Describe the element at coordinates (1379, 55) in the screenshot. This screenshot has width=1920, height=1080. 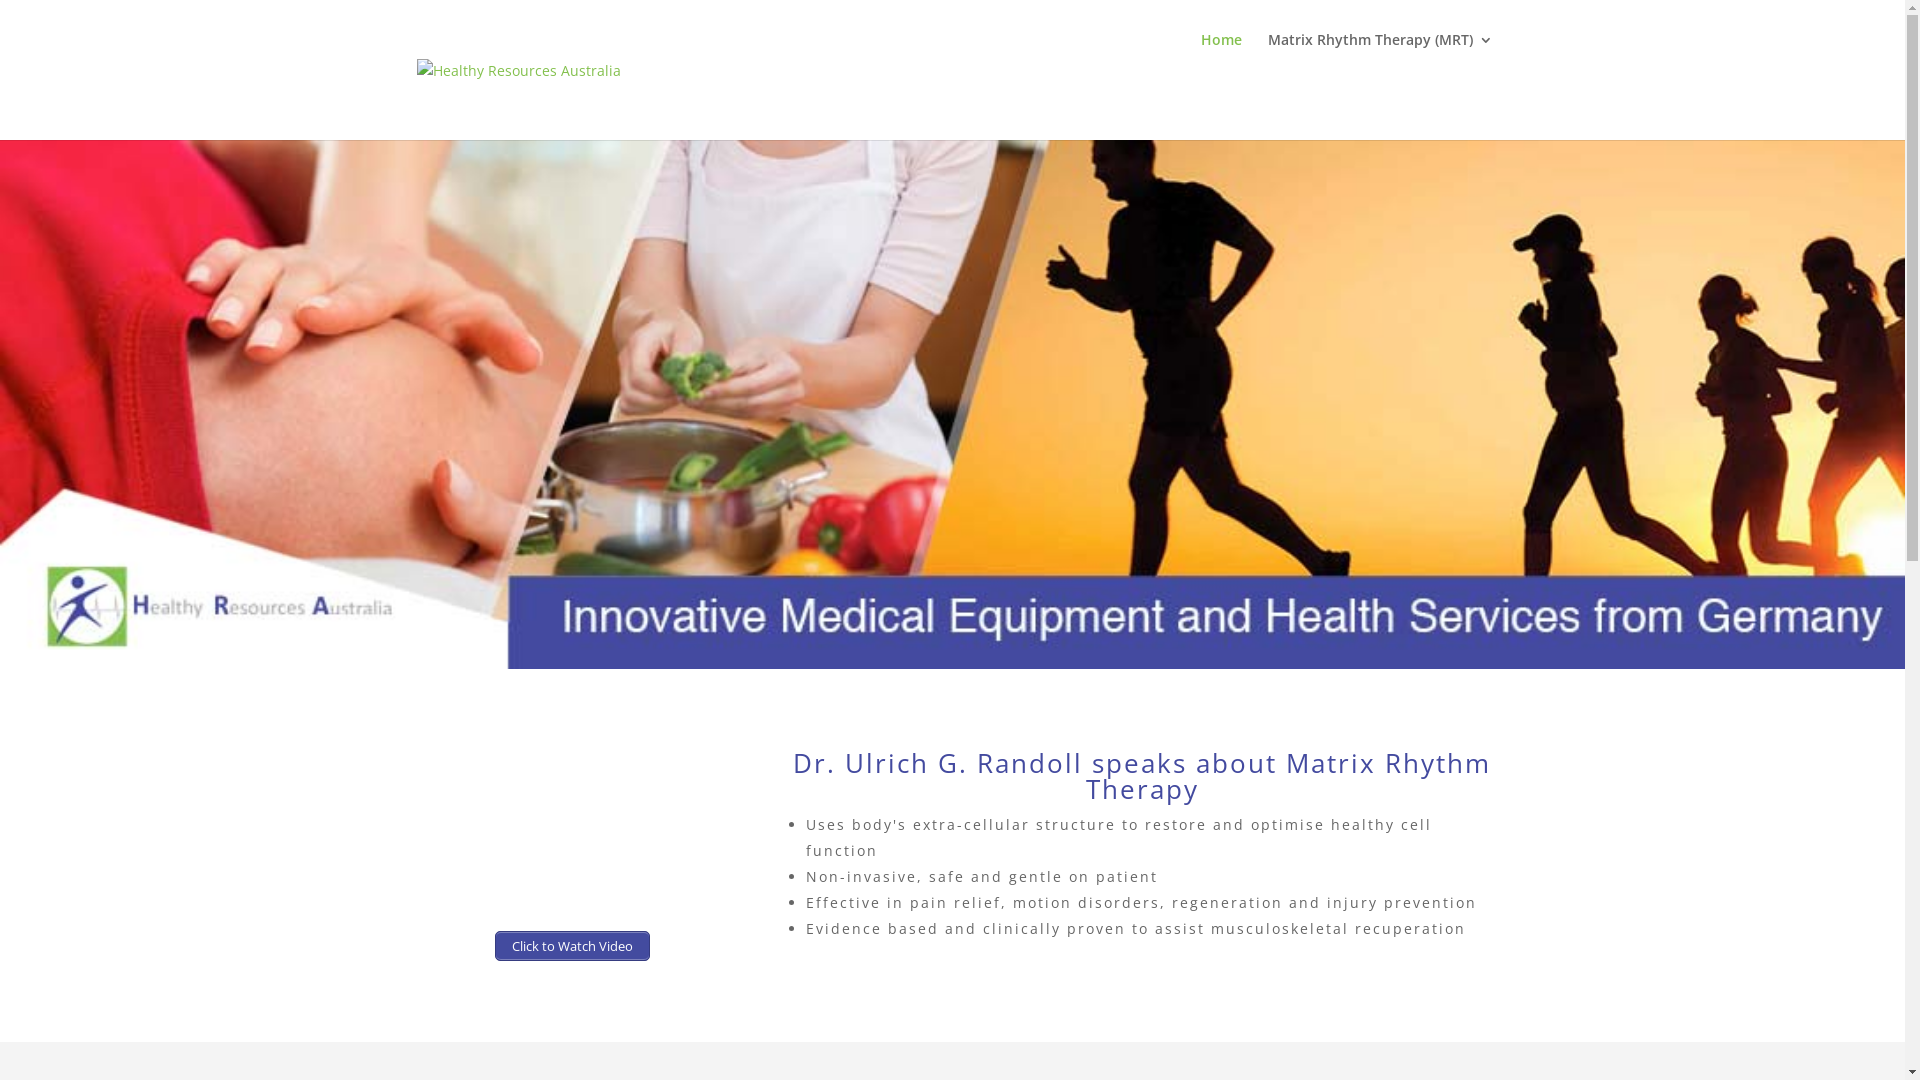
I see `'Matrix Rhythm Therapy (MRT)'` at that location.